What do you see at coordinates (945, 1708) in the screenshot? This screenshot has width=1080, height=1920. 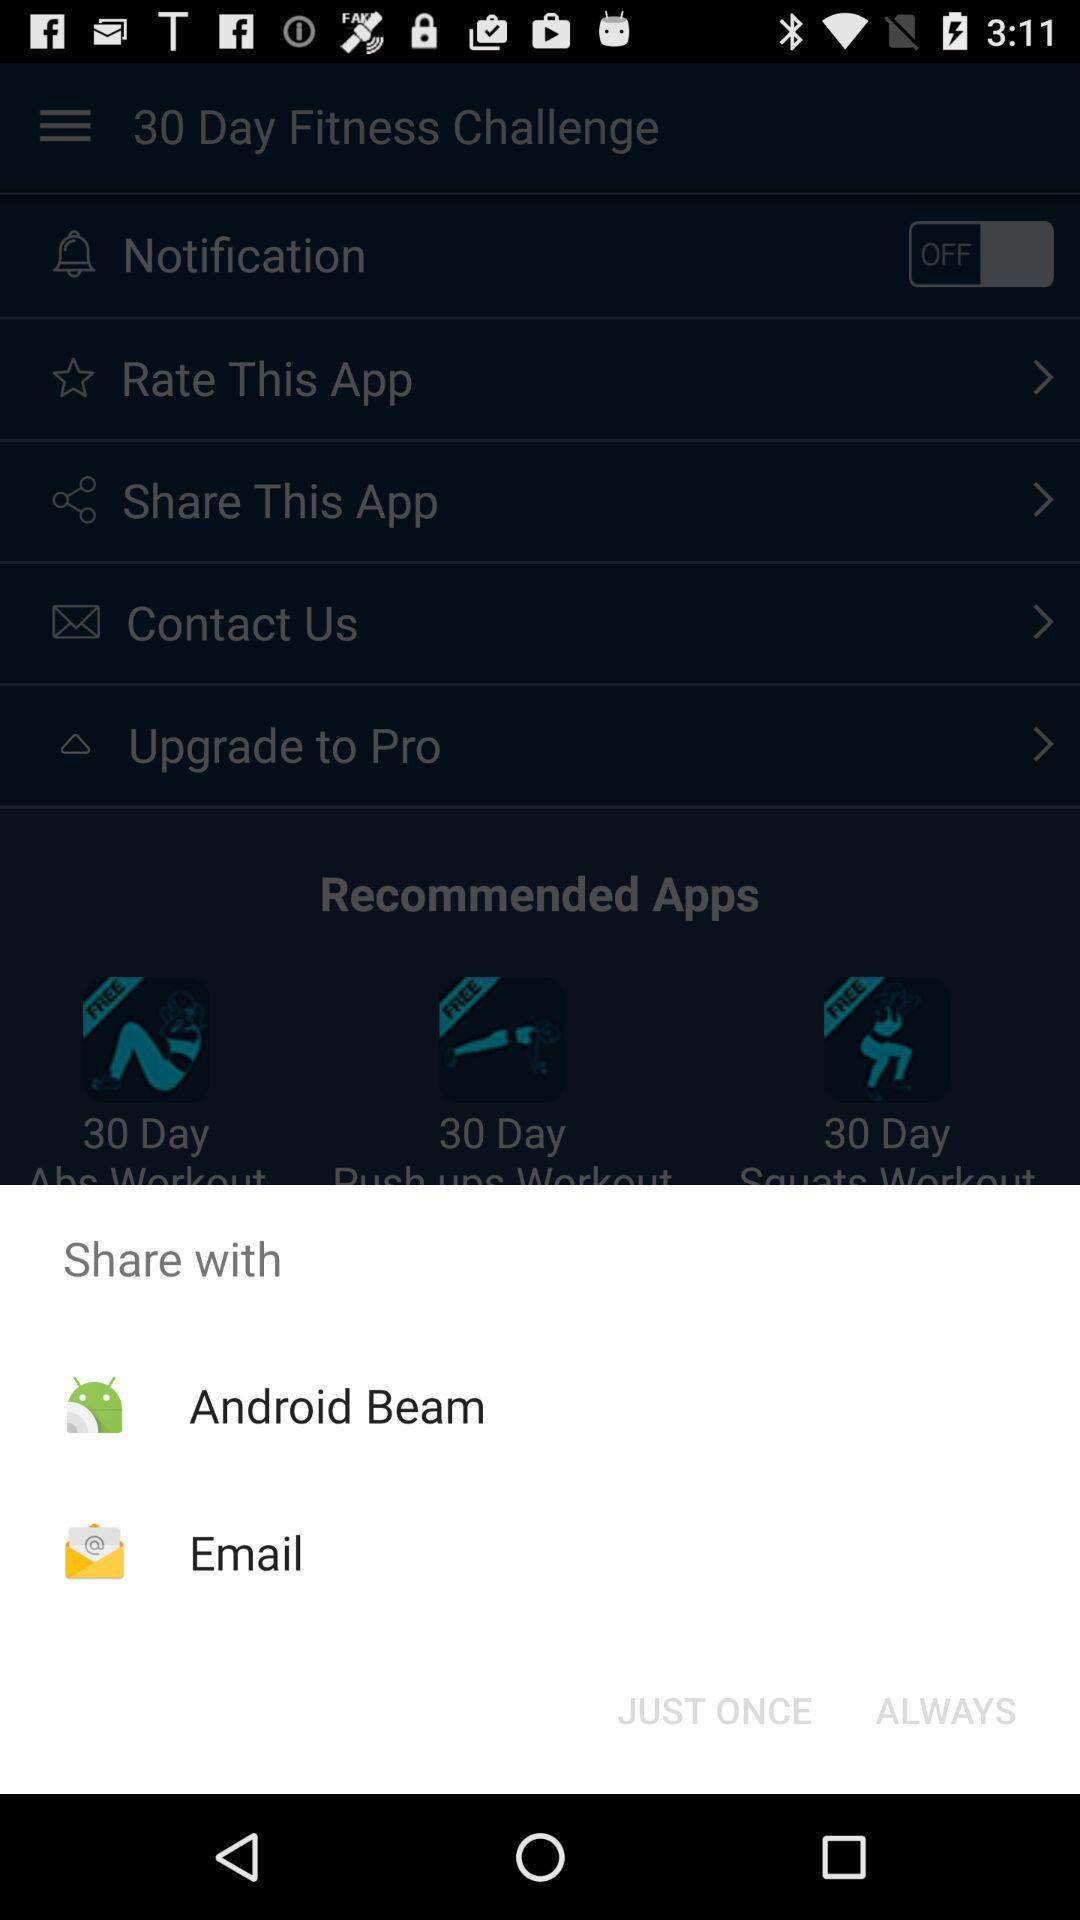 I see `item below the share with app` at bounding box center [945, 1708].